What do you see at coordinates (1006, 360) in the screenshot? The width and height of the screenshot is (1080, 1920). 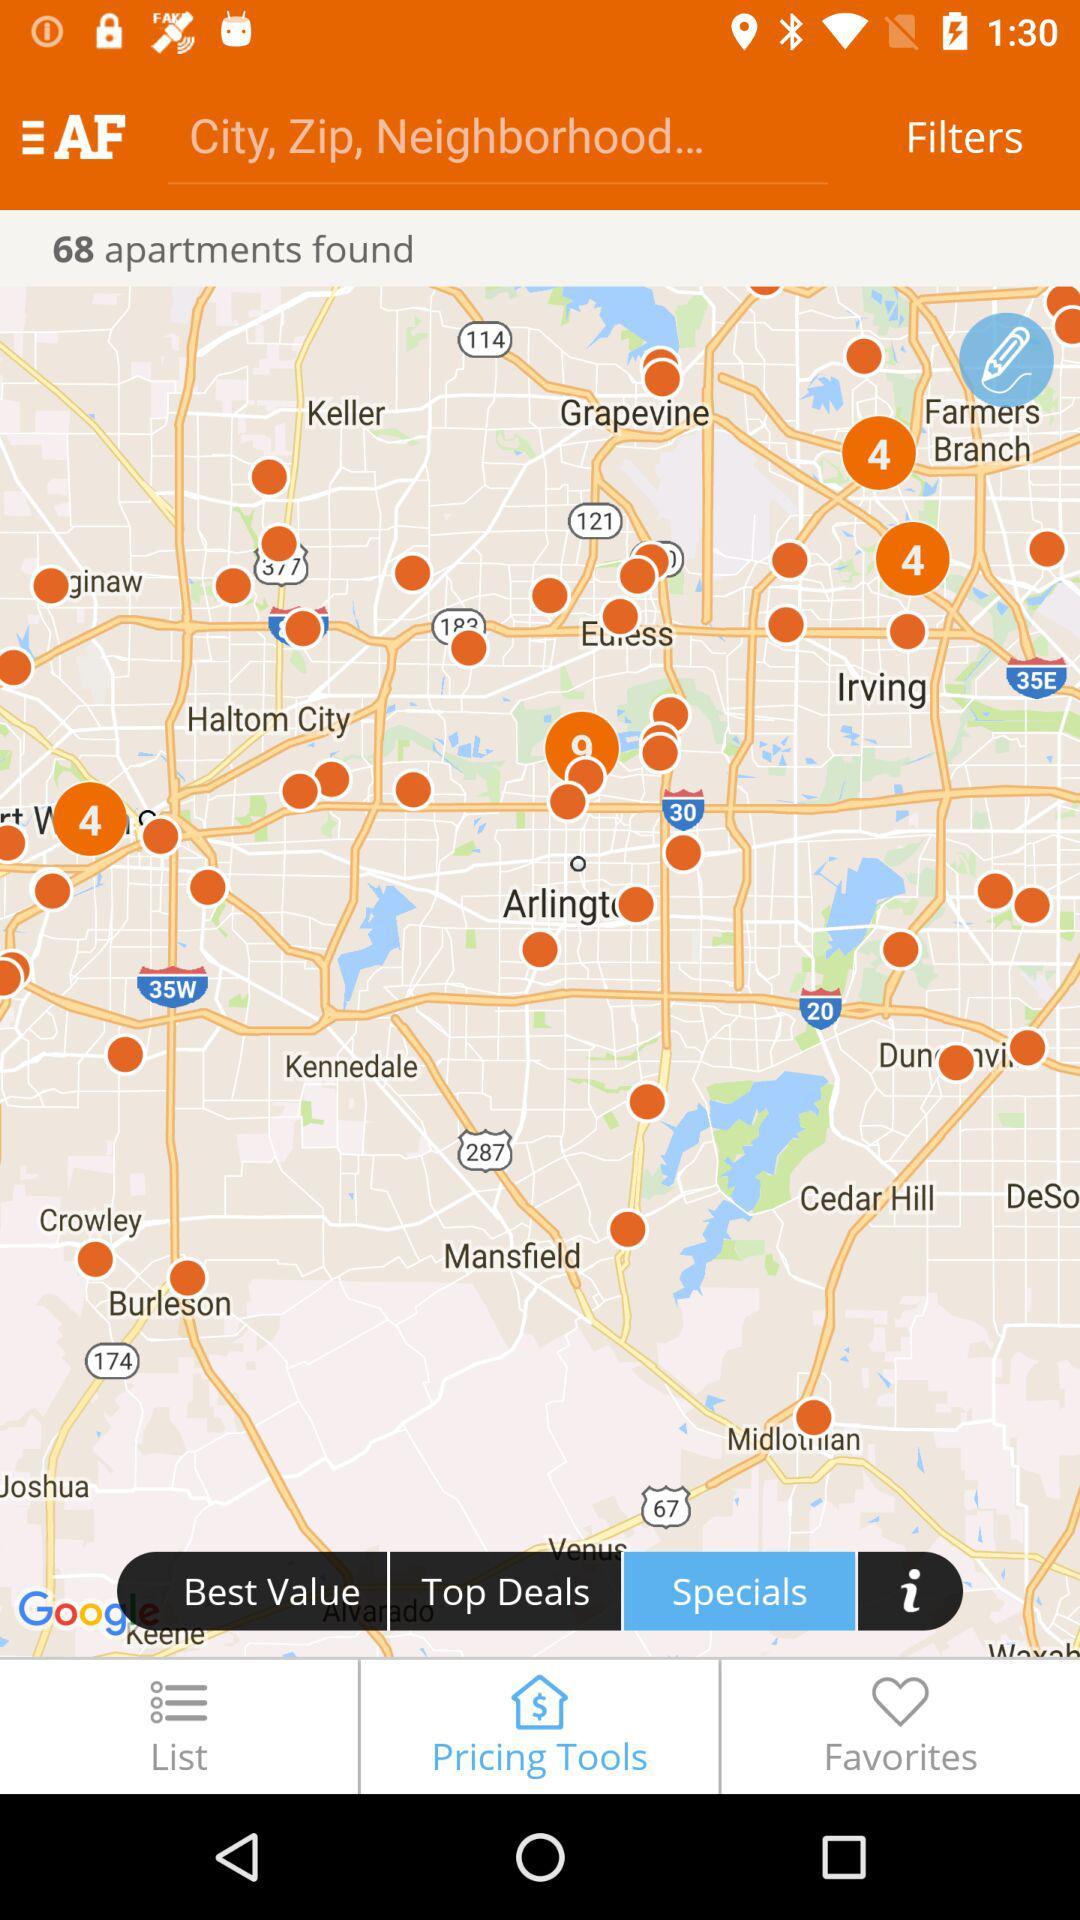 I see `edit map area` at bounding box center [1006, 360].